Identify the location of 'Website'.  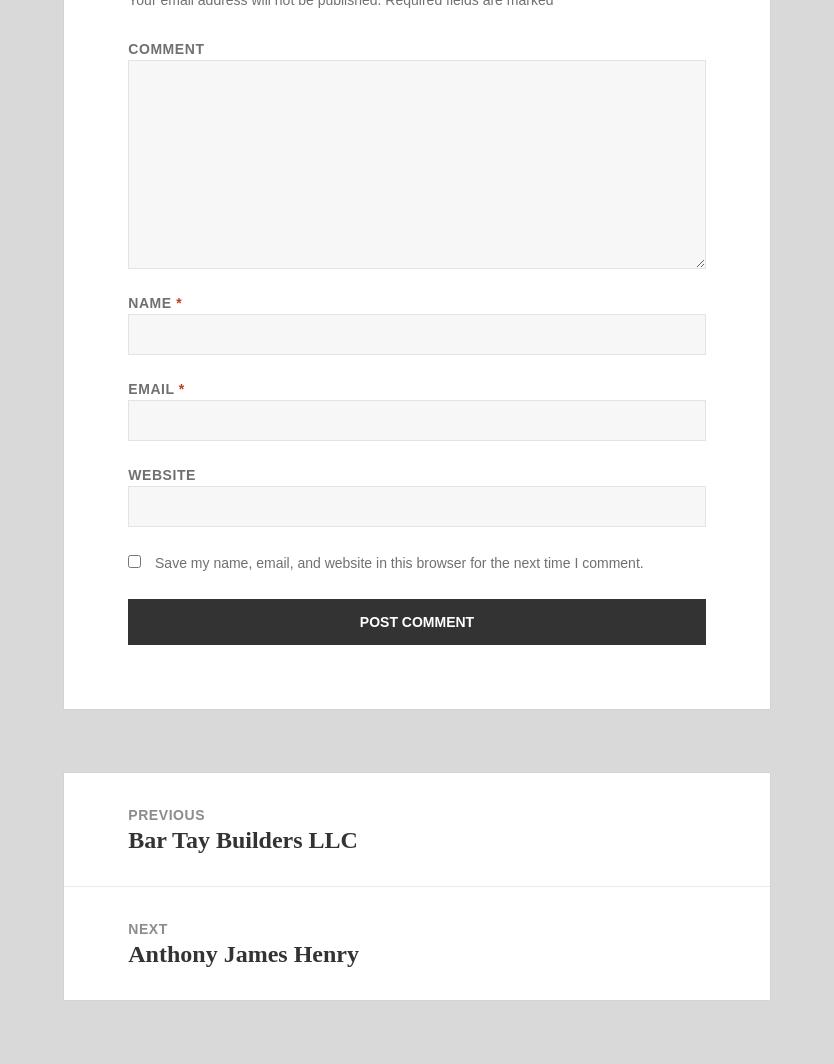
(161, 474).